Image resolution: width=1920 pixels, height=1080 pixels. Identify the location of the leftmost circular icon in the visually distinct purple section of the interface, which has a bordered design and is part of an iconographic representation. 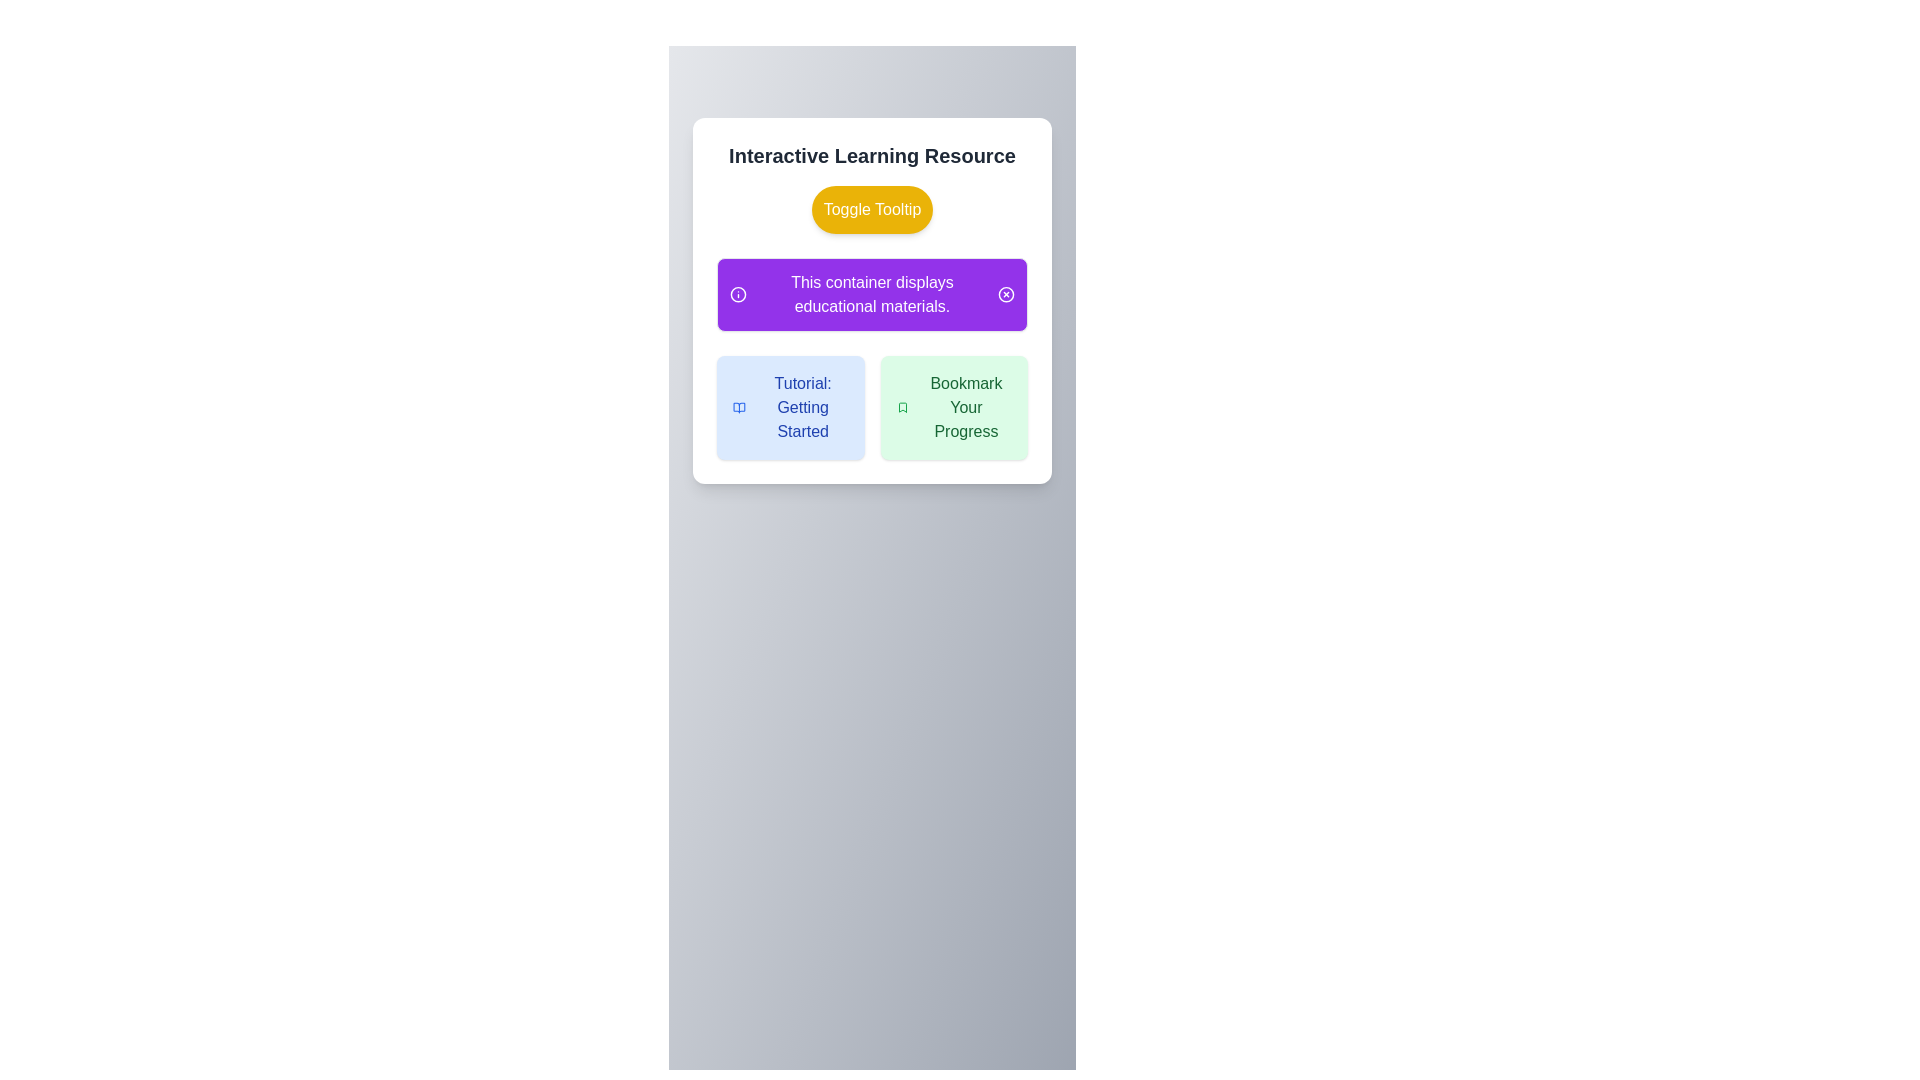
(1006, 294).